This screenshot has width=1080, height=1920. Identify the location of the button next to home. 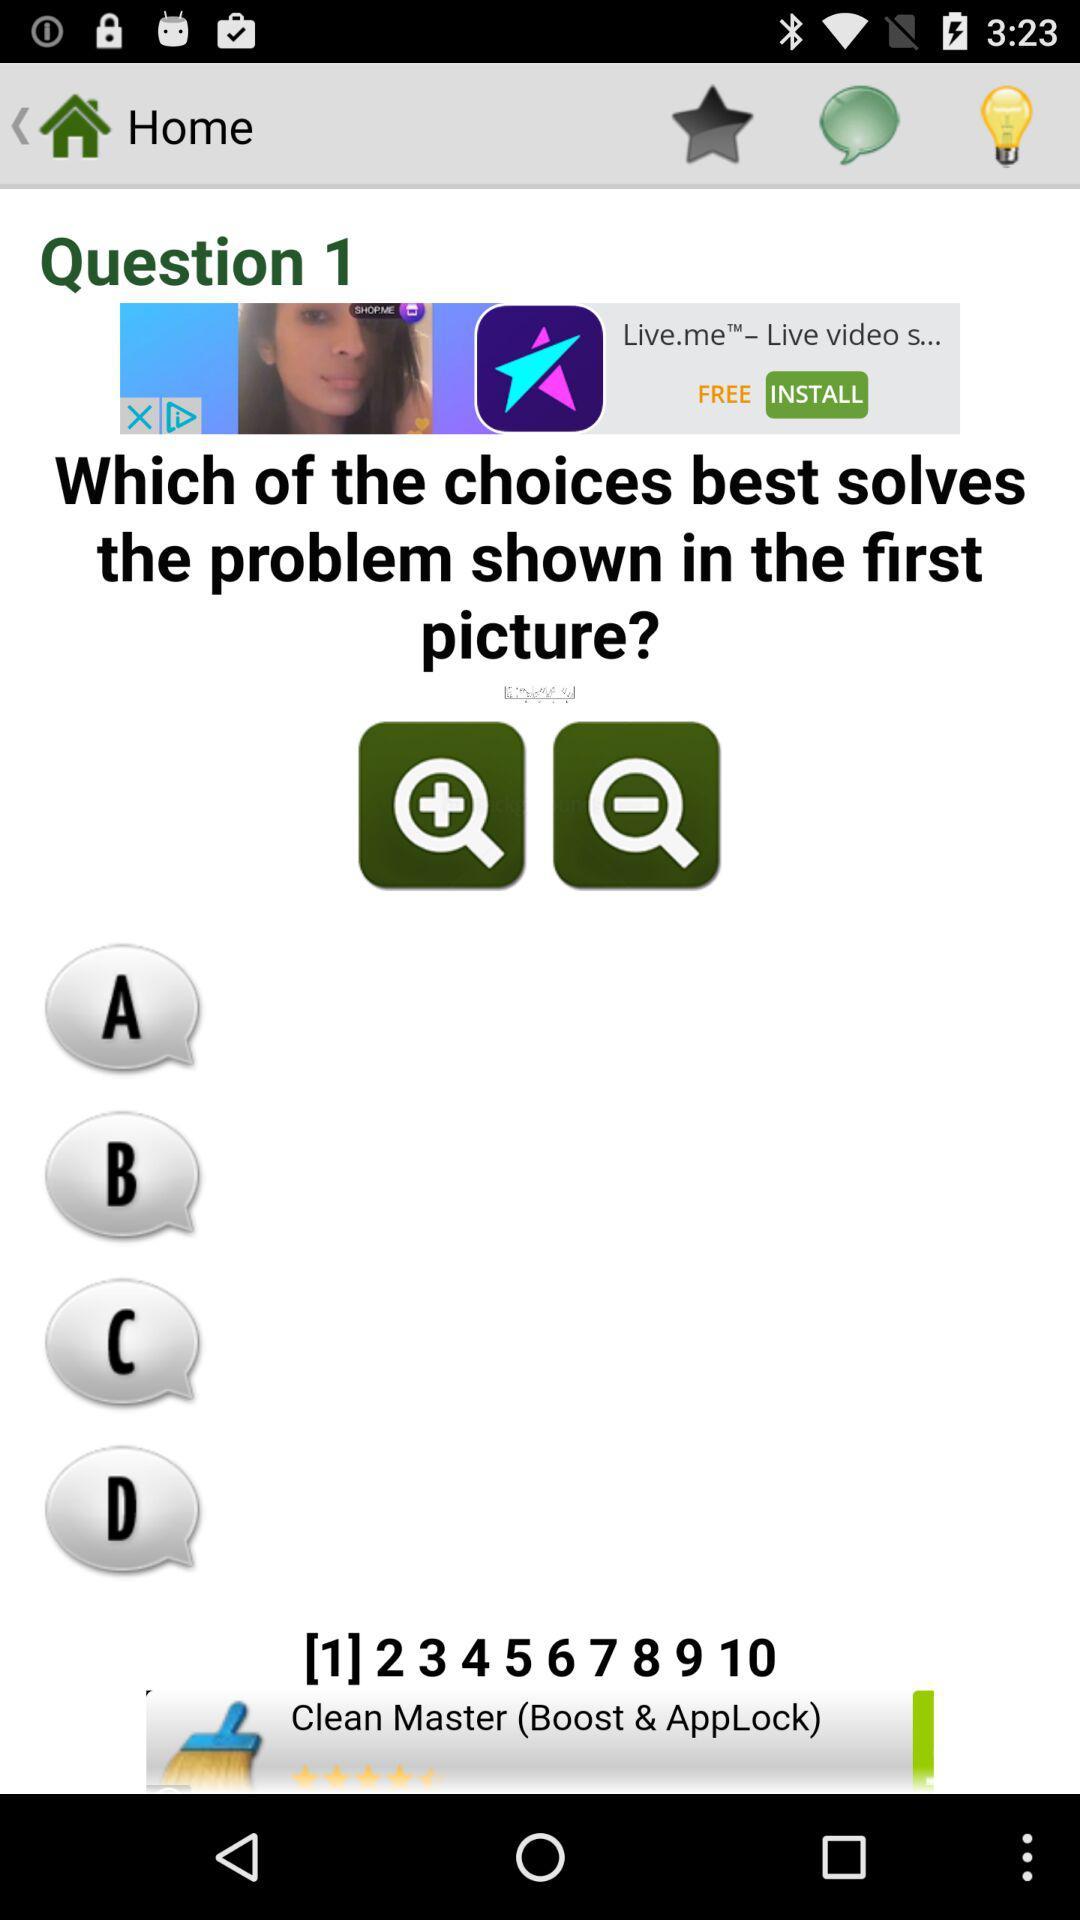
(711, 124).